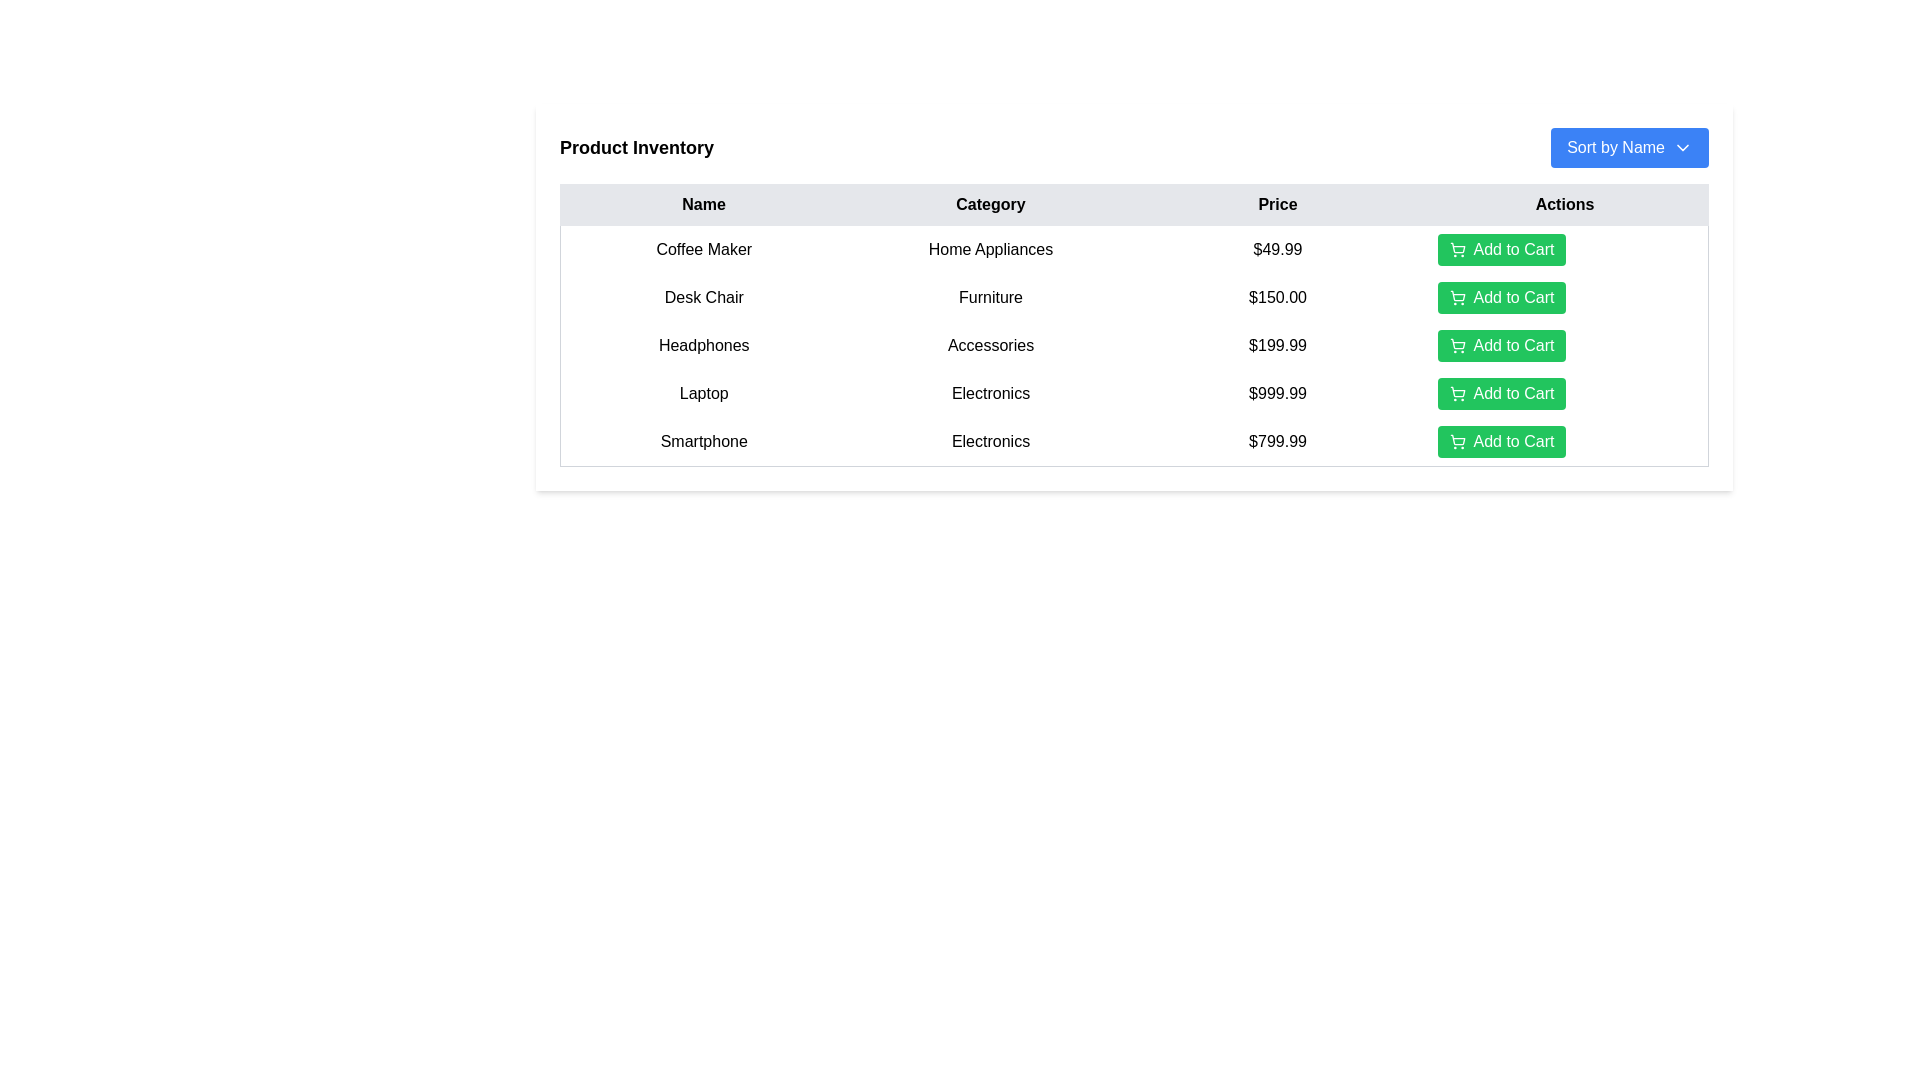 The image size is (1920, 1080). What do you see at coordinates (704, 204) in the screenshot?
I see `the 'Name' table header, which is the first column header in a row of headers styled with bold black text on a light gray background` at bounding box center [704, 204].